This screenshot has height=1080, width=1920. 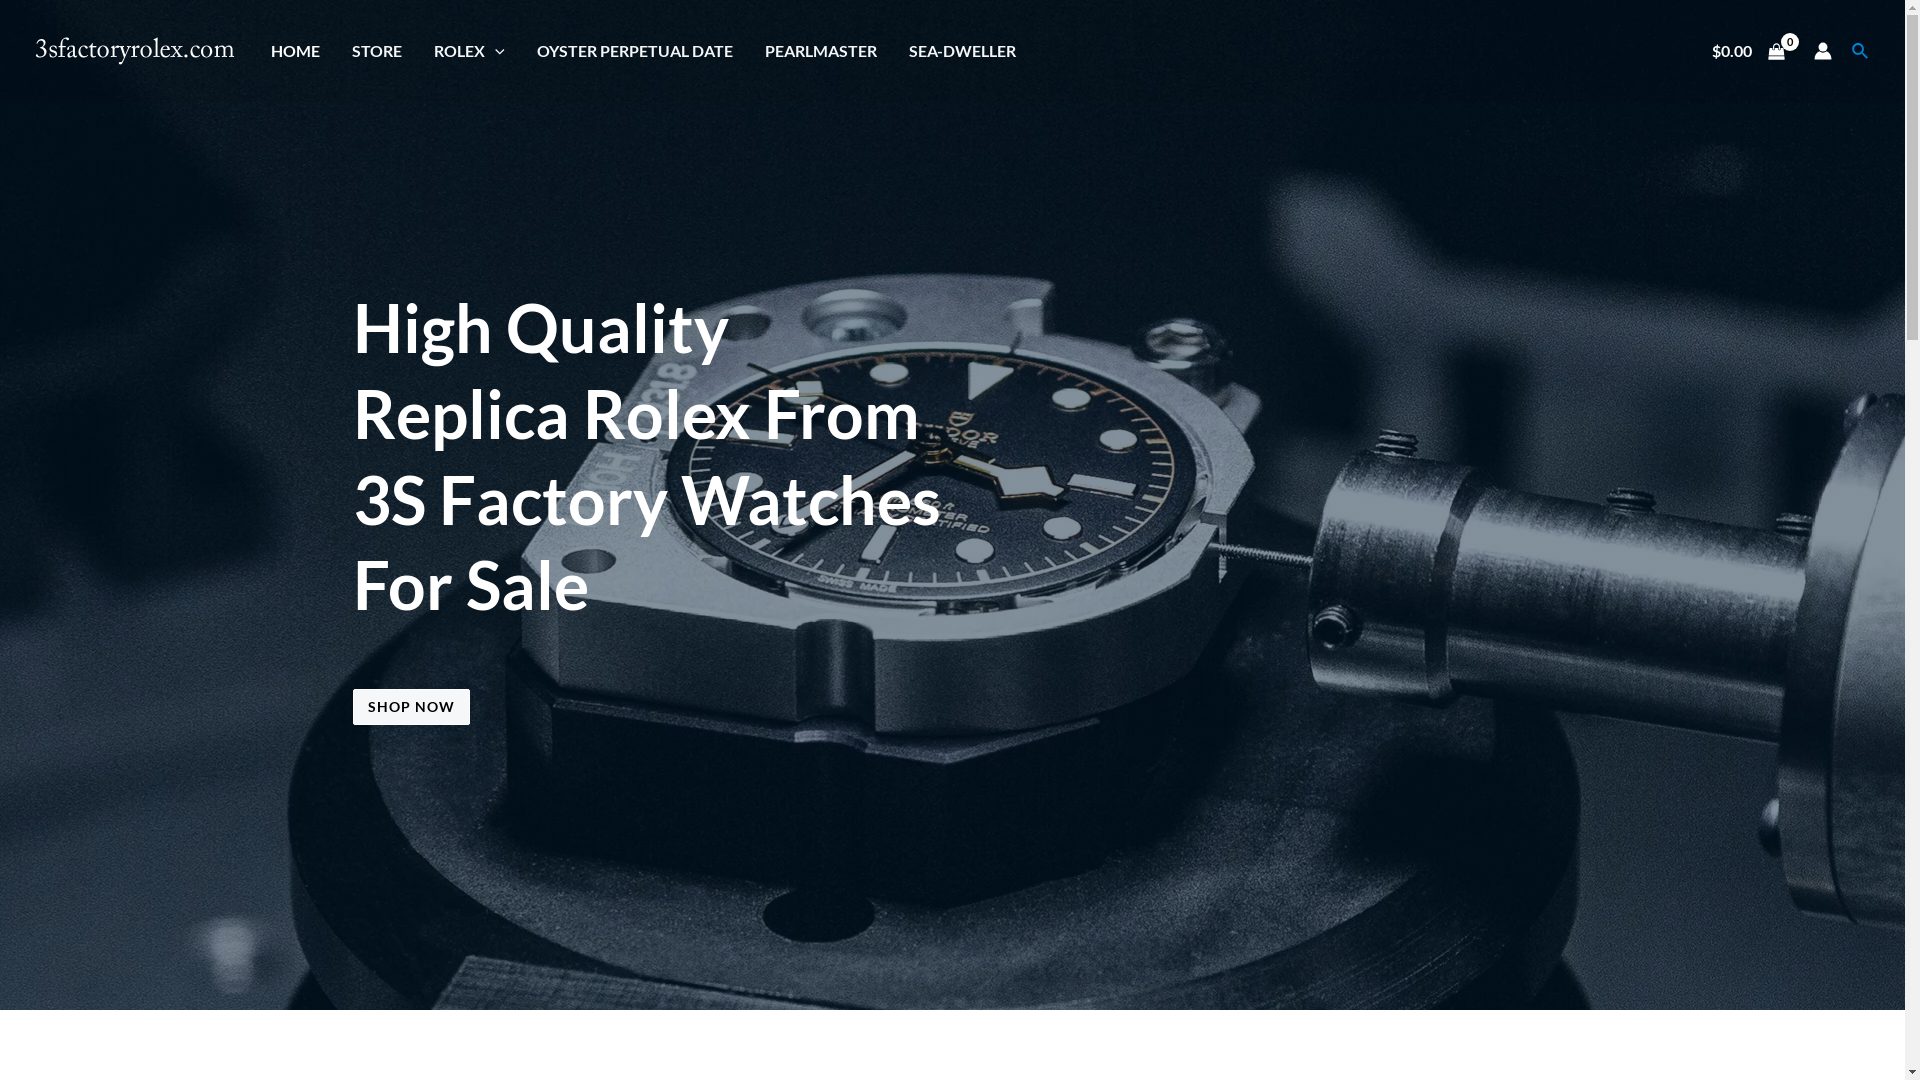 What do you see at coordinates (962, 49) in the screenshot?
I see `'SEA-DWELLER'` at bounding box center [962, 49].